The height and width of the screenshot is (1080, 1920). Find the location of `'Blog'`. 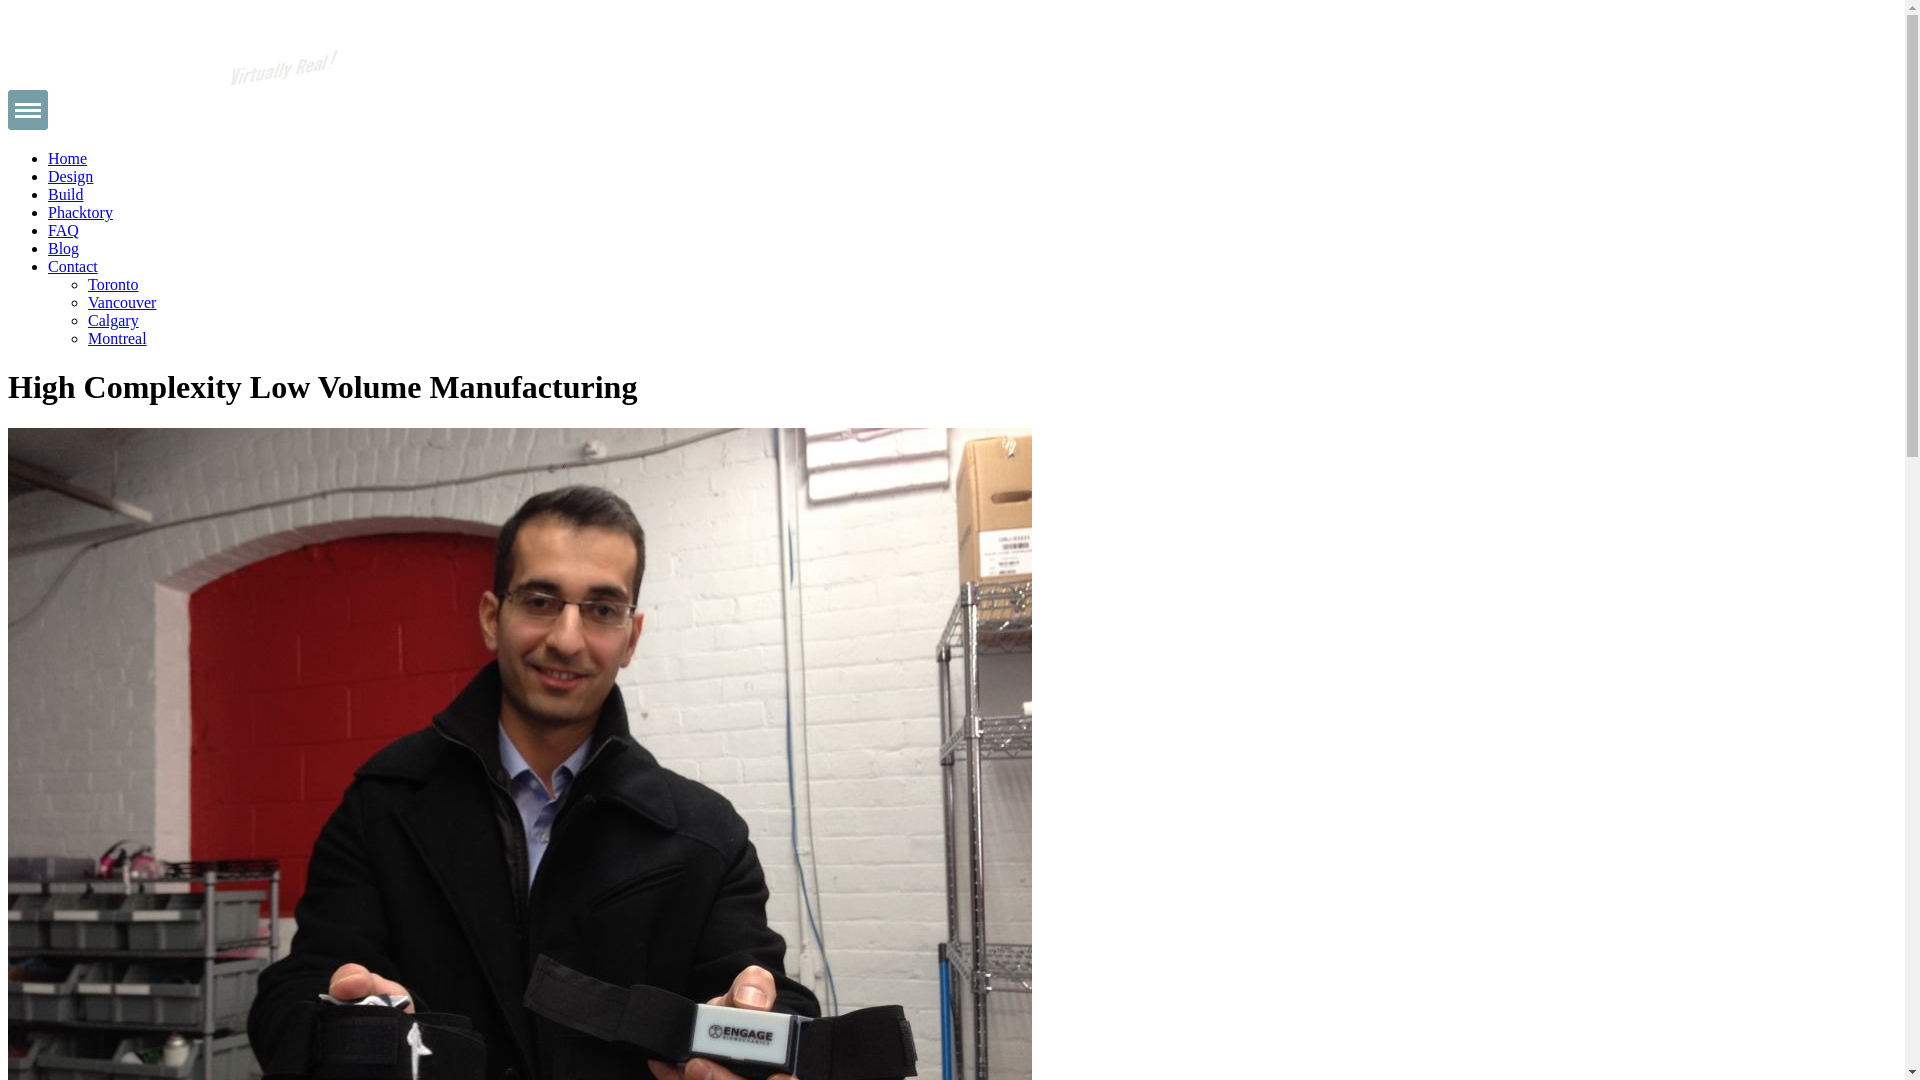

'Blog' is located at coordinates (63, 247).